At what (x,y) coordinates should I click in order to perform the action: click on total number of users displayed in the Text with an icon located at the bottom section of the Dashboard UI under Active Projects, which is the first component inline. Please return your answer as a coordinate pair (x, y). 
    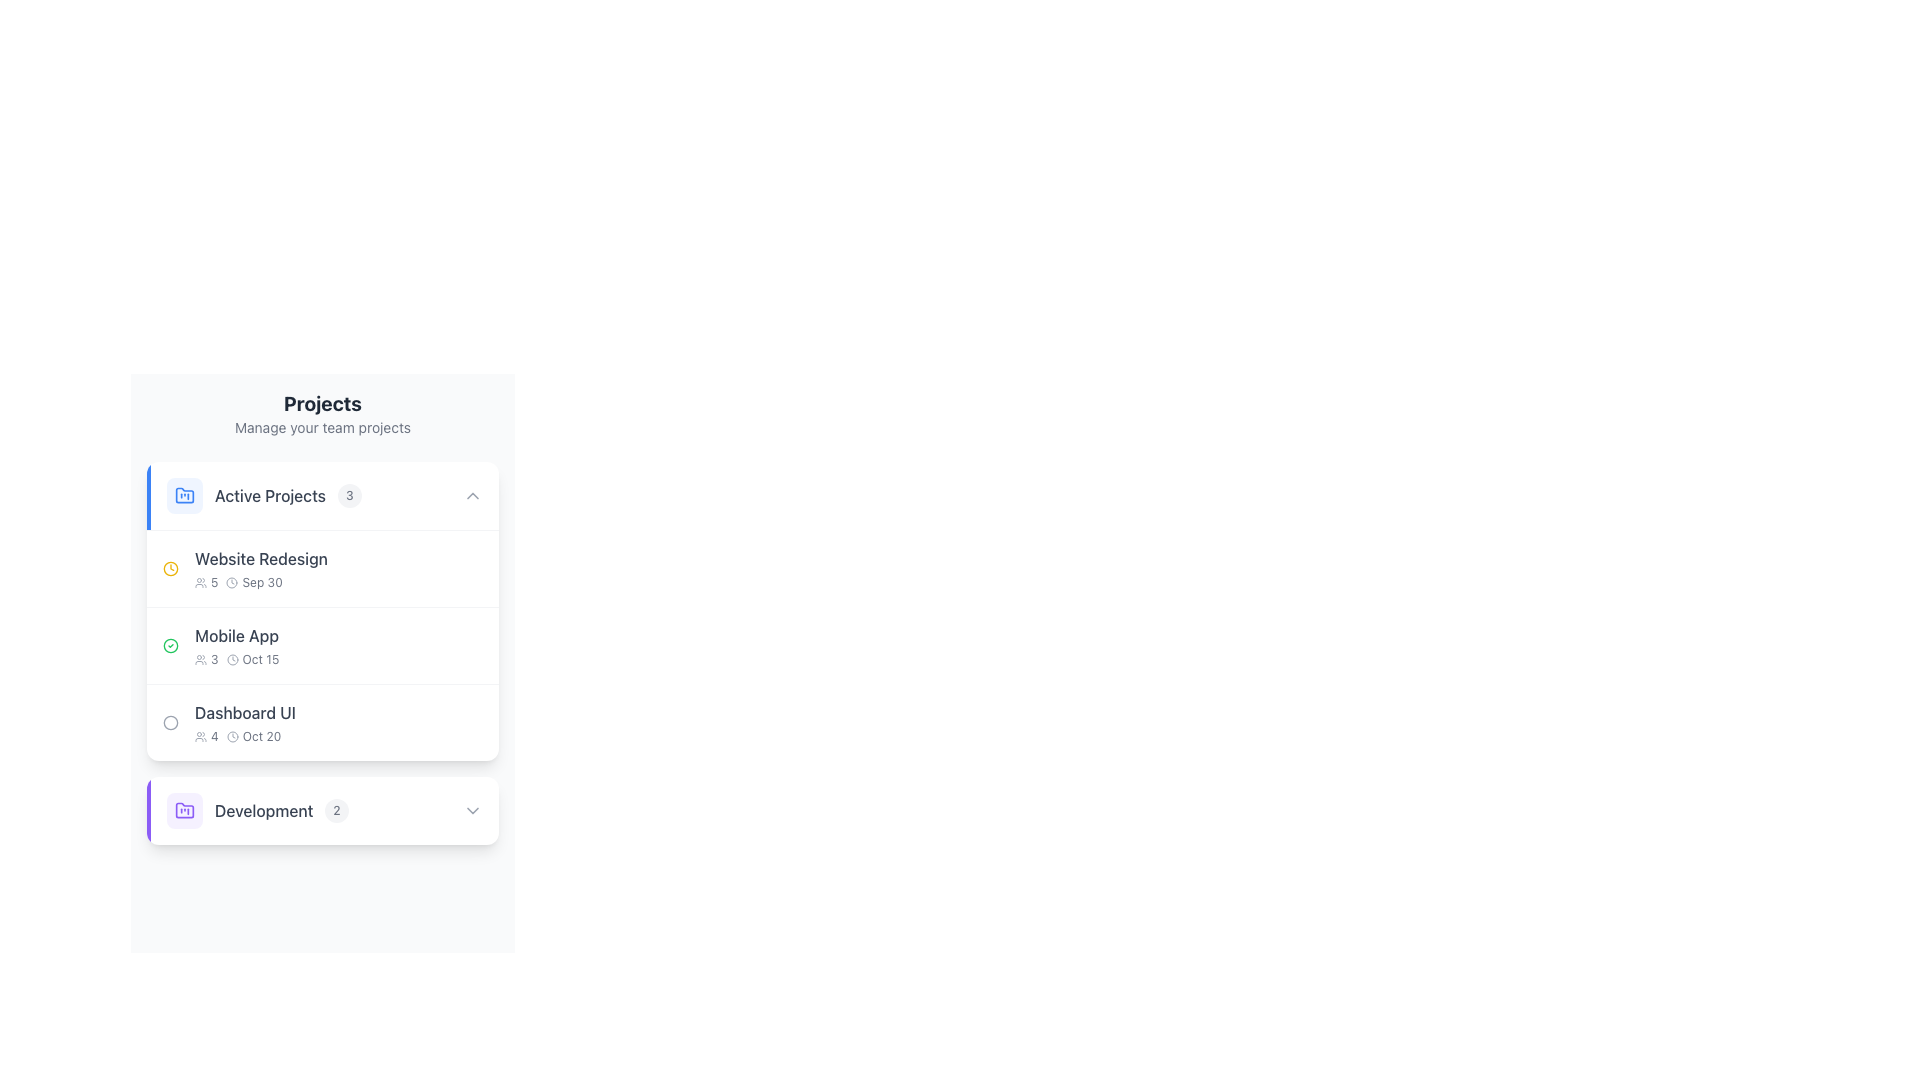
    Looking at the image, I should click on (206, 736).